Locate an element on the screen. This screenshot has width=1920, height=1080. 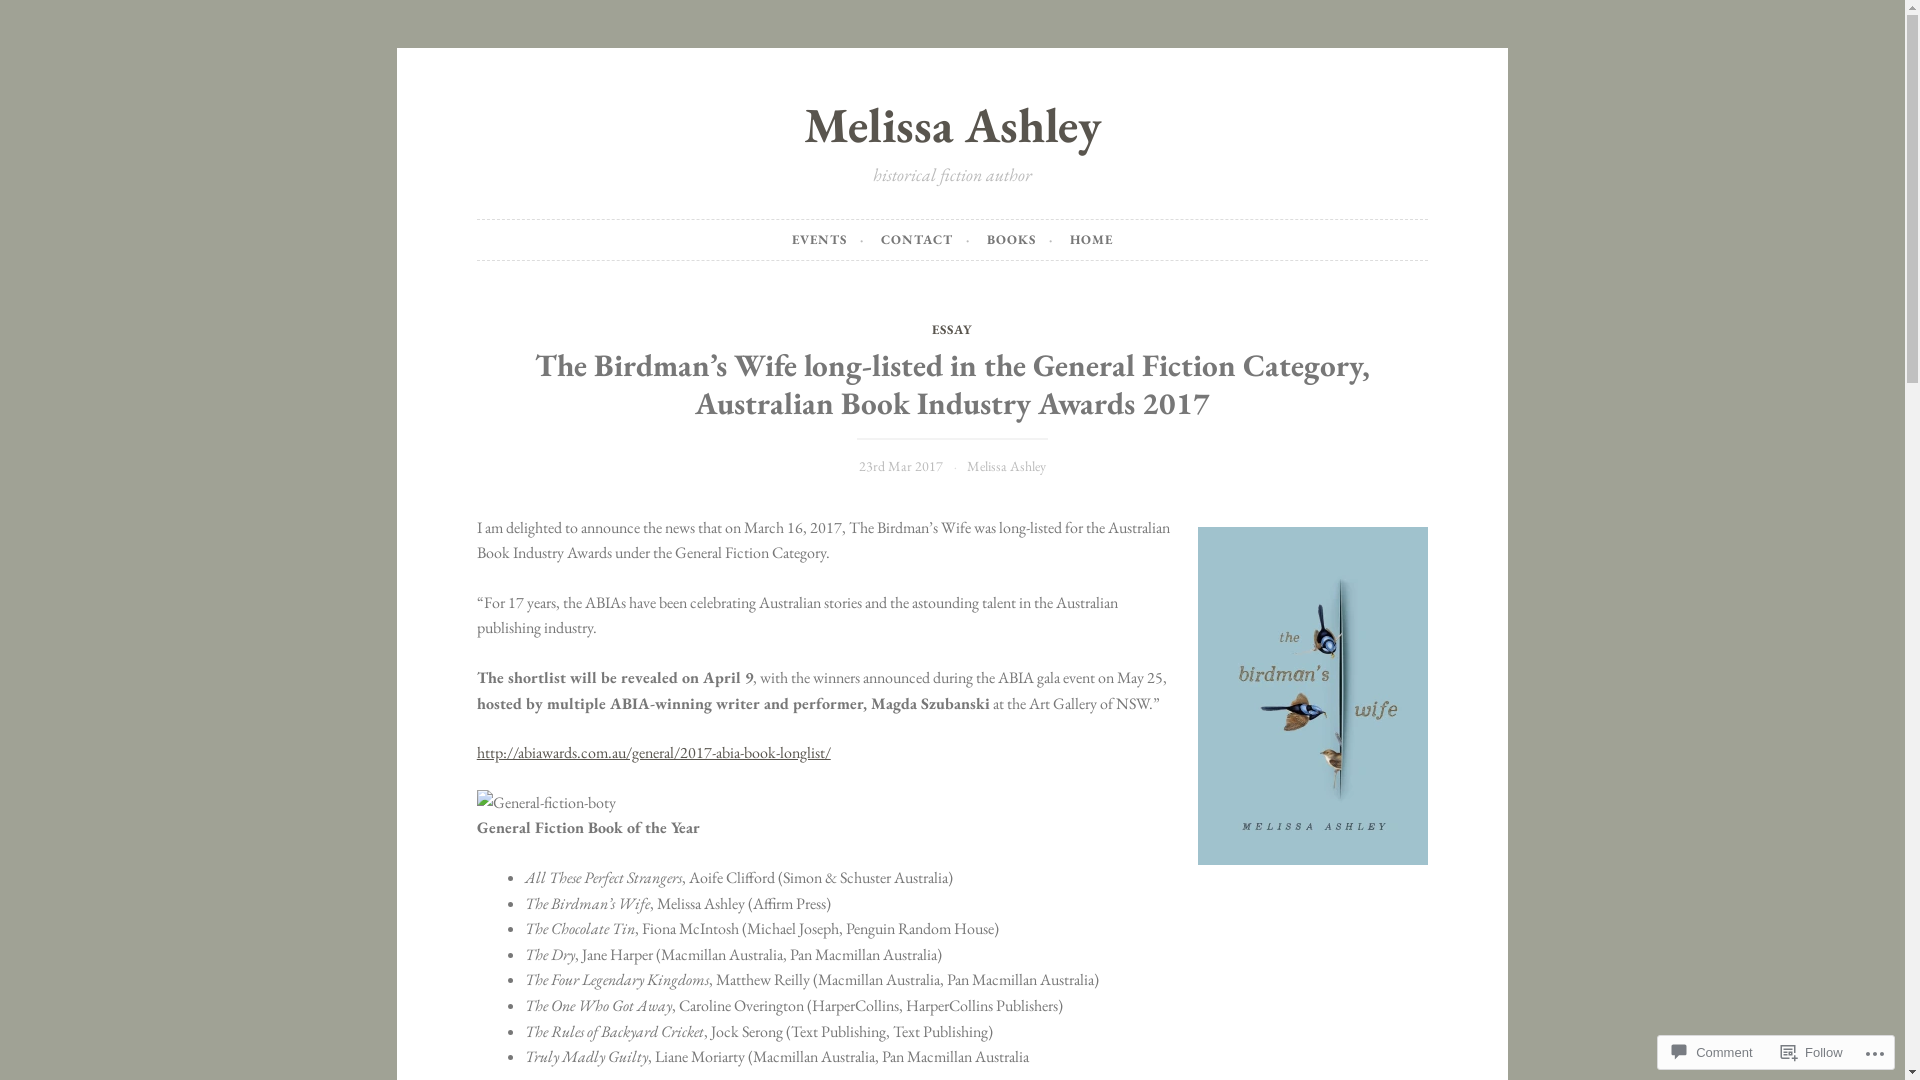
'Follow' is located at coordinates (1812, 1051).